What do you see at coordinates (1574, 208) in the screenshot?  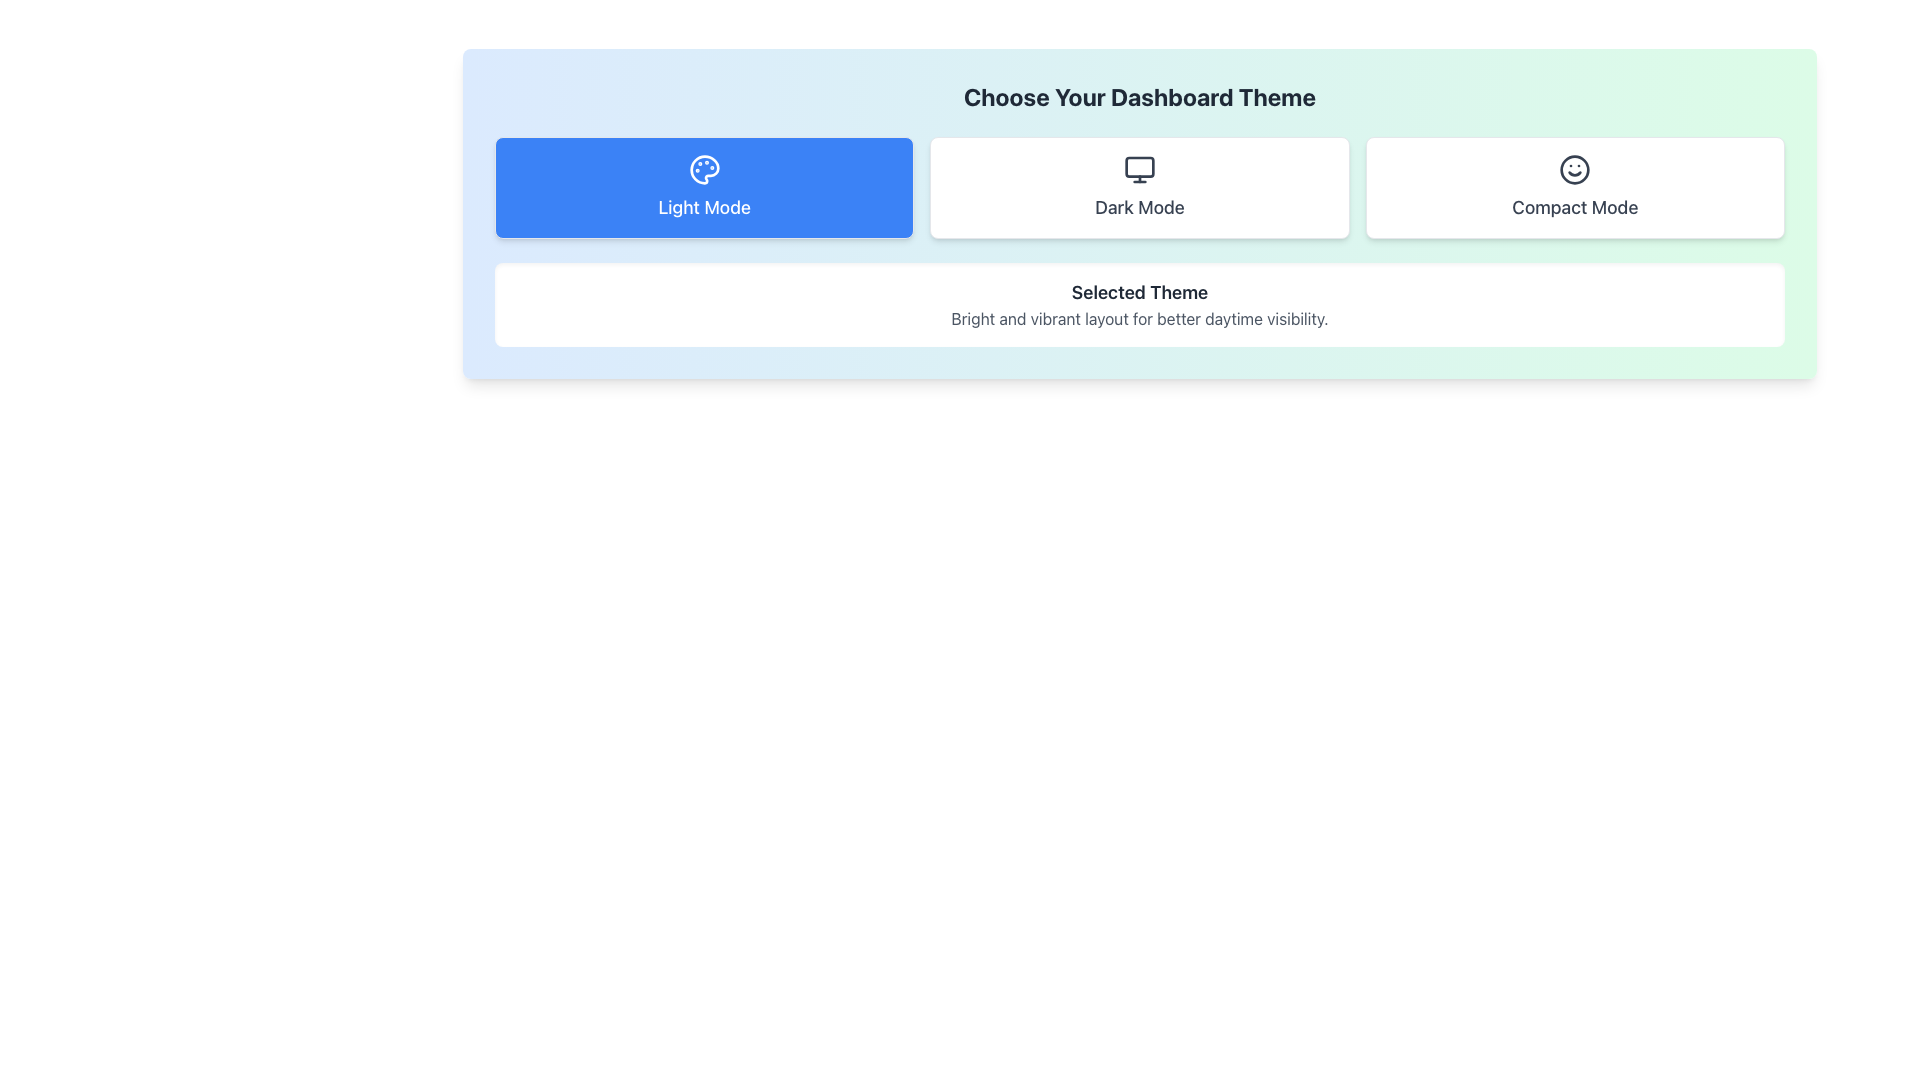 I see `the 'Compact Mode' text label, which is styled in a medium font size and sans-serif typeface, located below a circular smiley face icon in the rightmost dashboard theme options` at bounding box center [1574, 208].